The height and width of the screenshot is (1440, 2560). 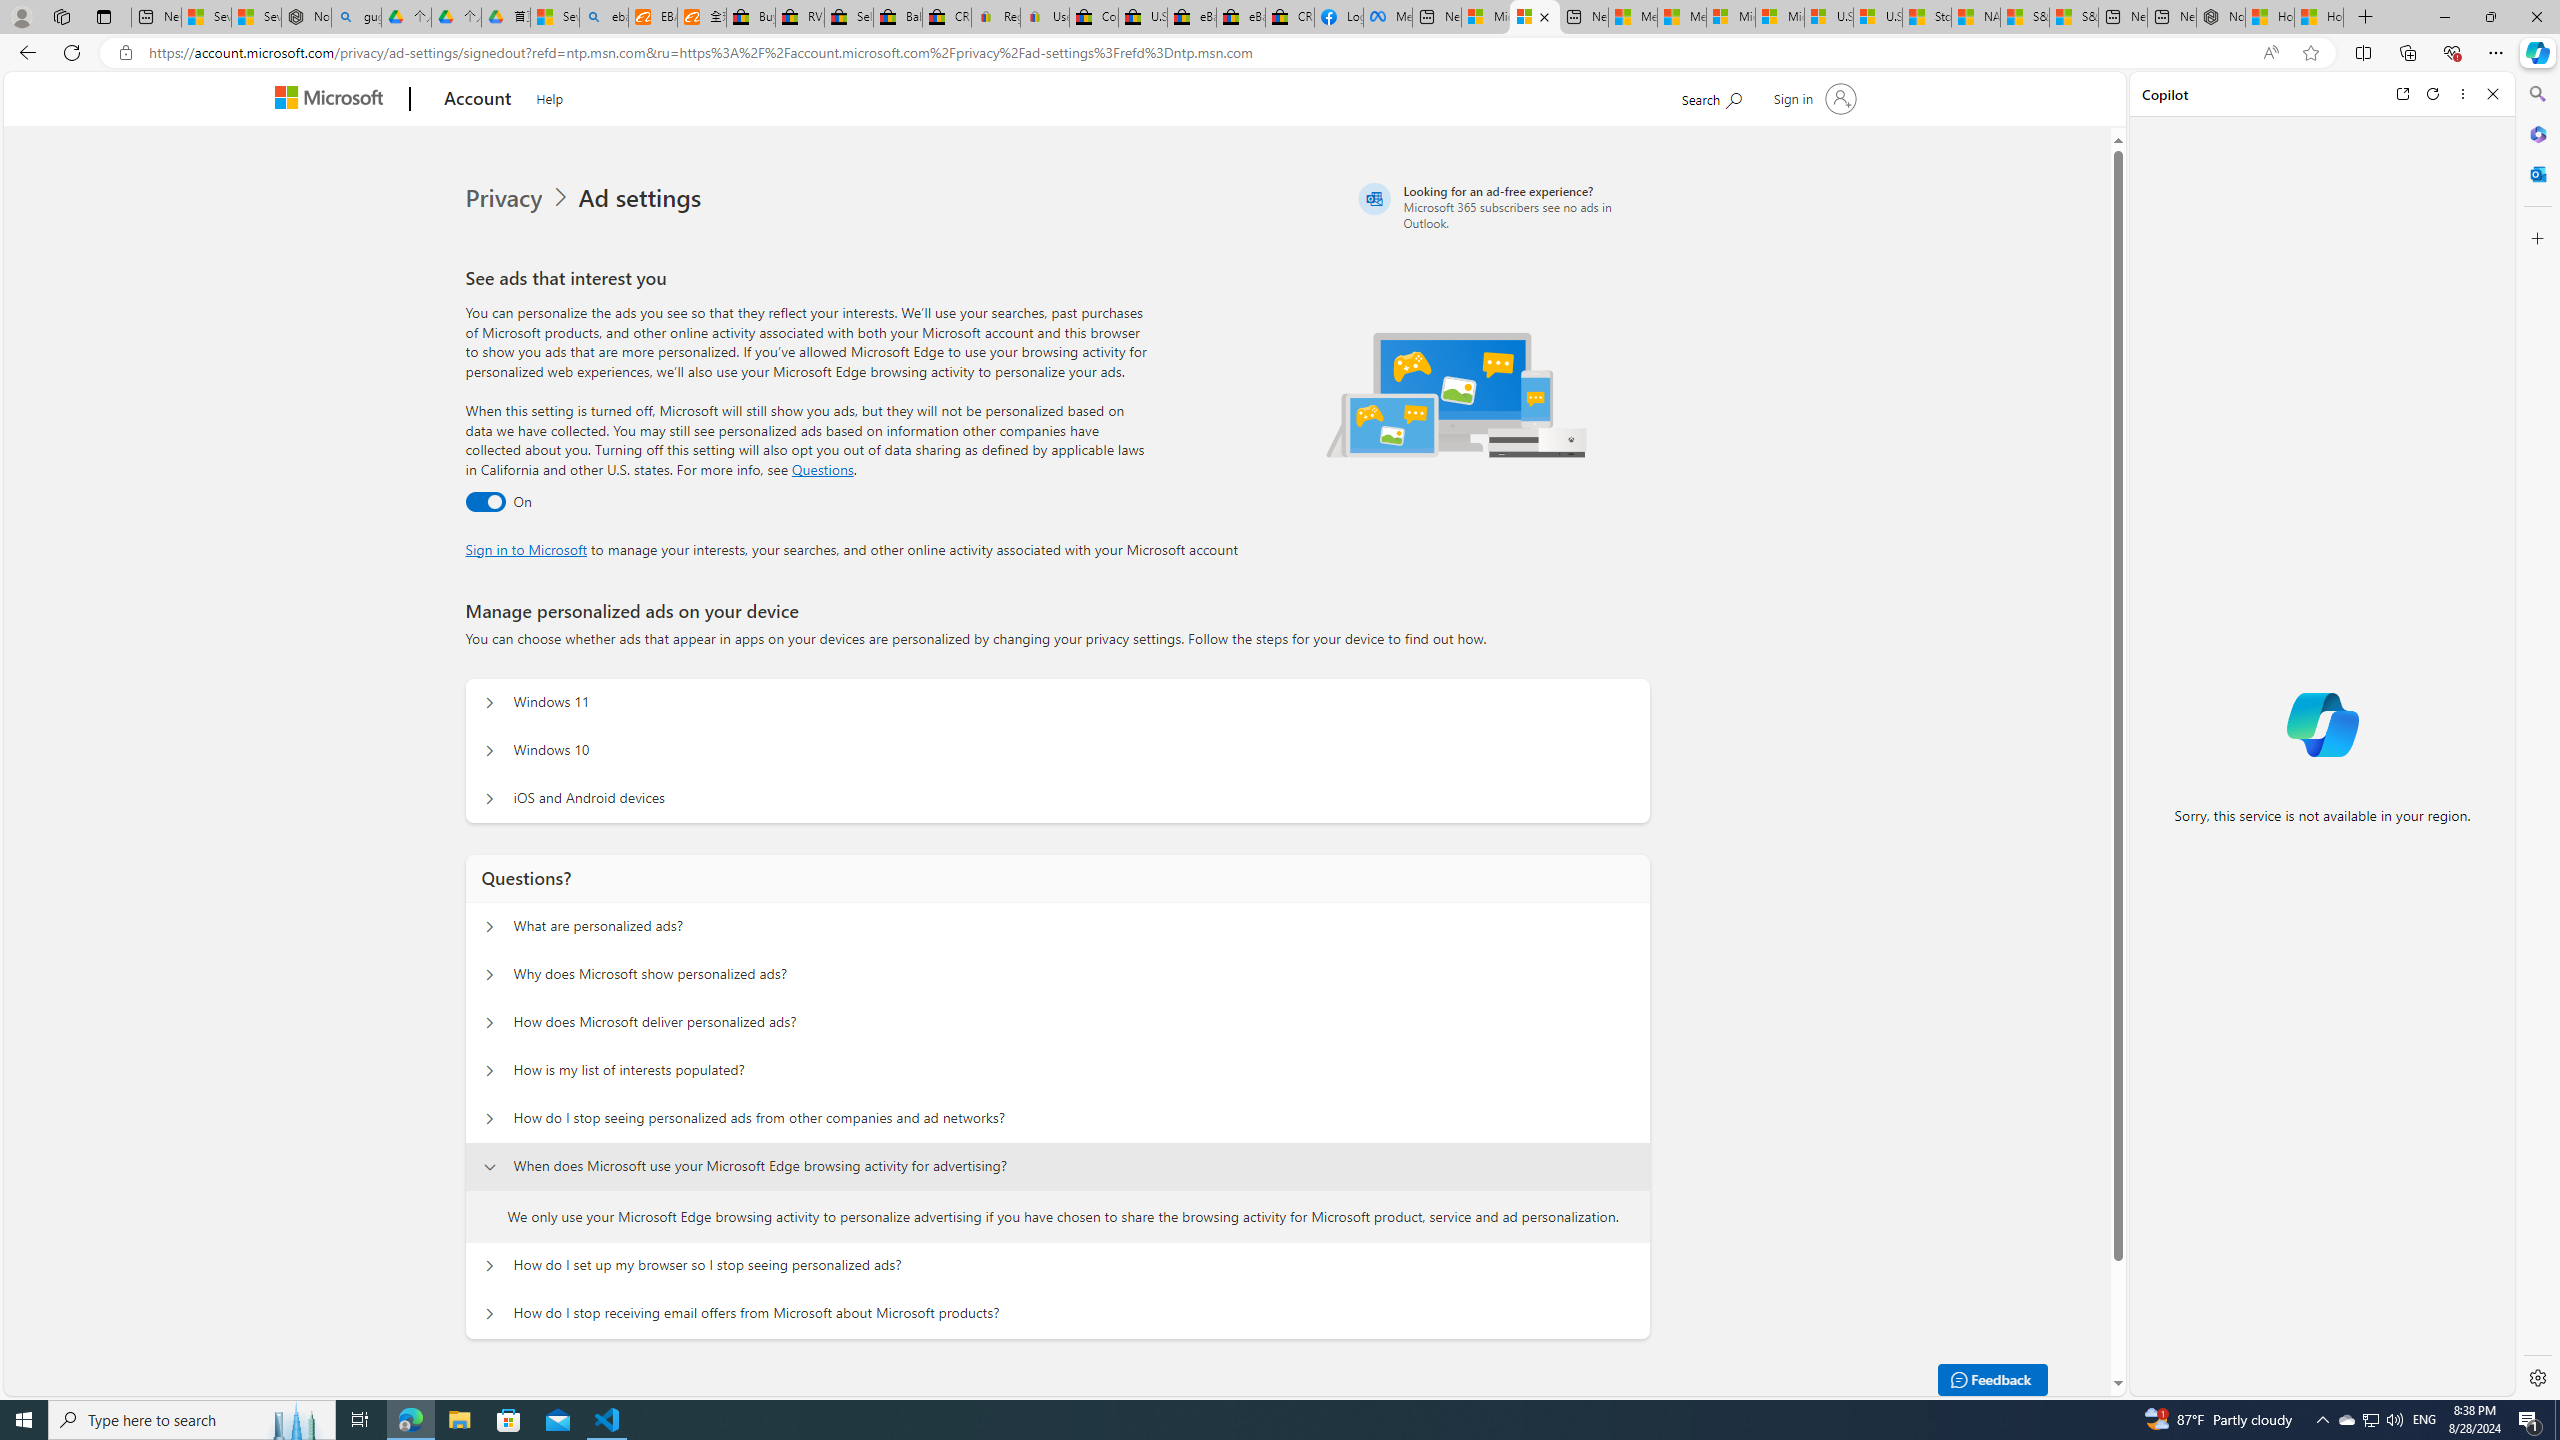 I want to click on 'Manage personalized ads on your device Windows 10', so click(x=489, y=750).